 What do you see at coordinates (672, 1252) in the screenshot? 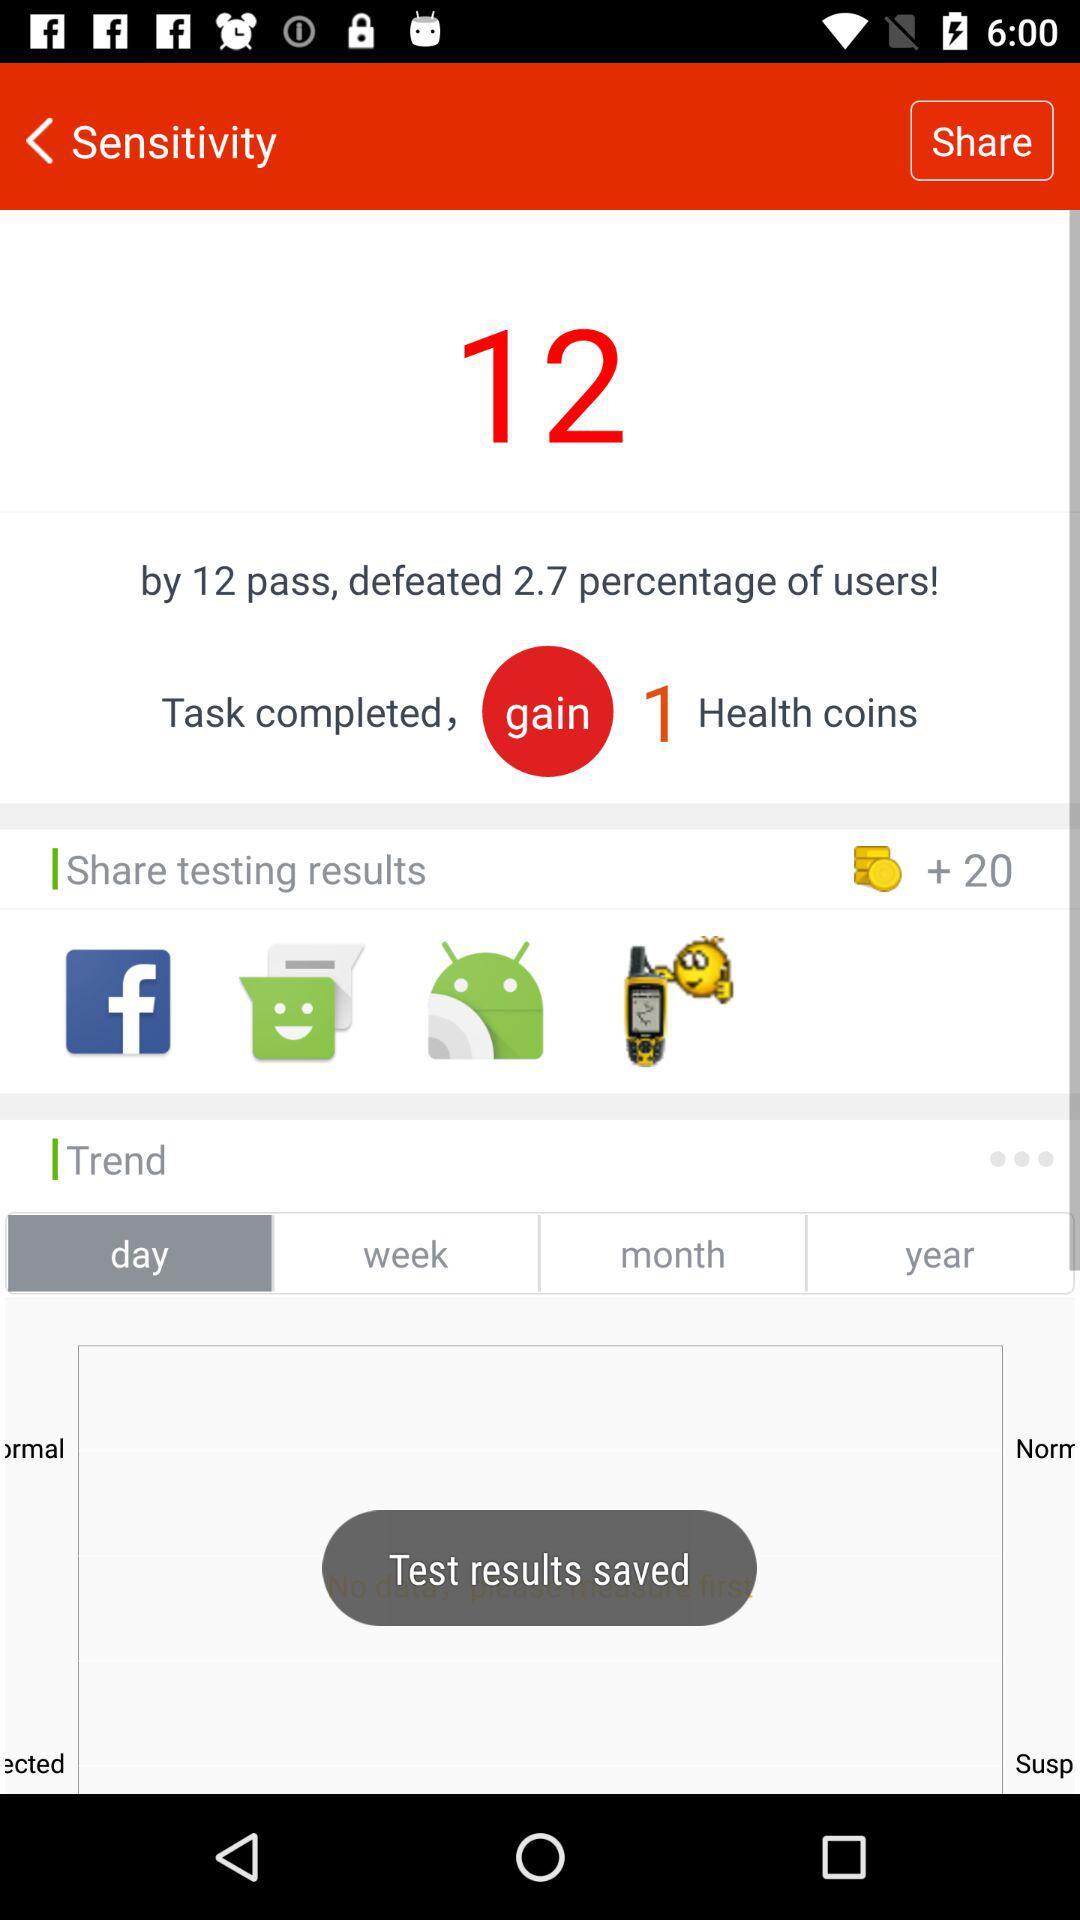
I see `month` at bounding box center [672, 1252].